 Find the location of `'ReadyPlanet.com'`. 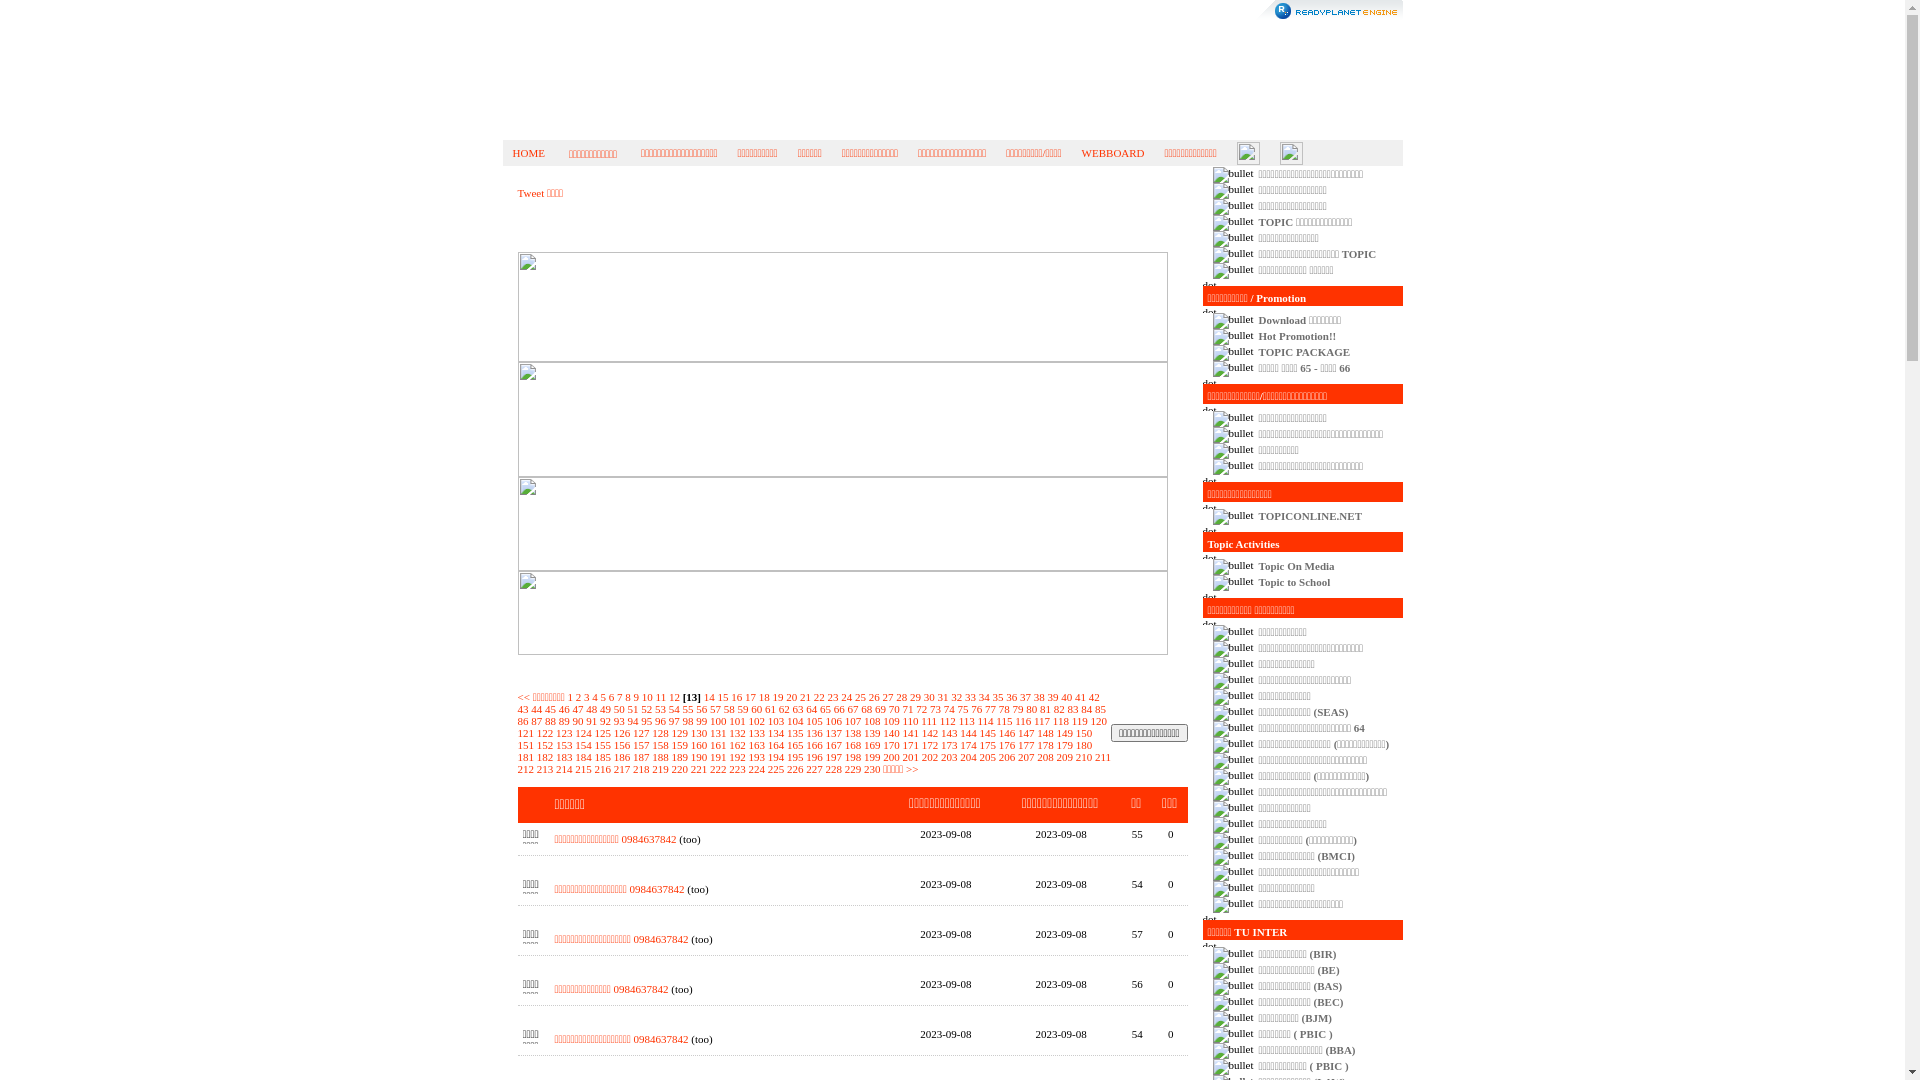

'ReadyPlanet.com' is located at coordinates (1329, 10).